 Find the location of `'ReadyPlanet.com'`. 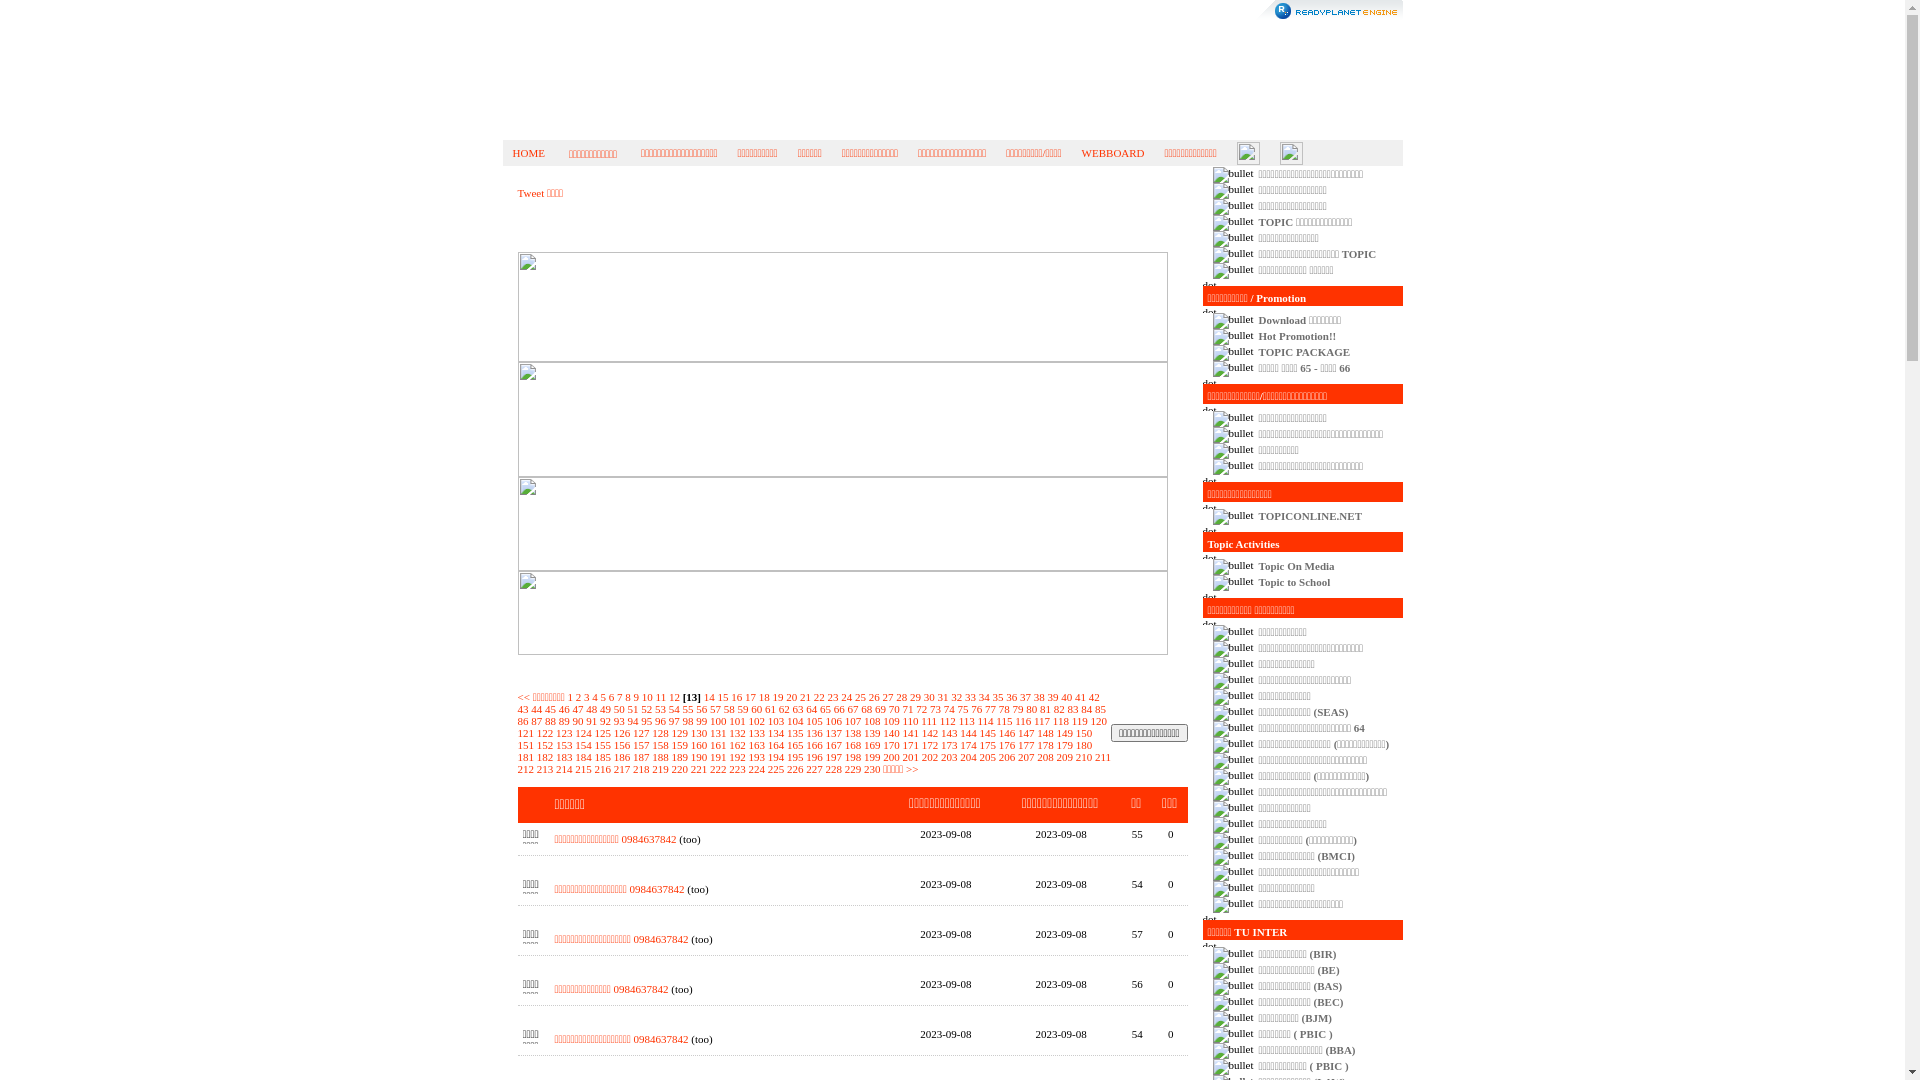

'ReadyPlanet.com' is located at coordinates (1329, 10).